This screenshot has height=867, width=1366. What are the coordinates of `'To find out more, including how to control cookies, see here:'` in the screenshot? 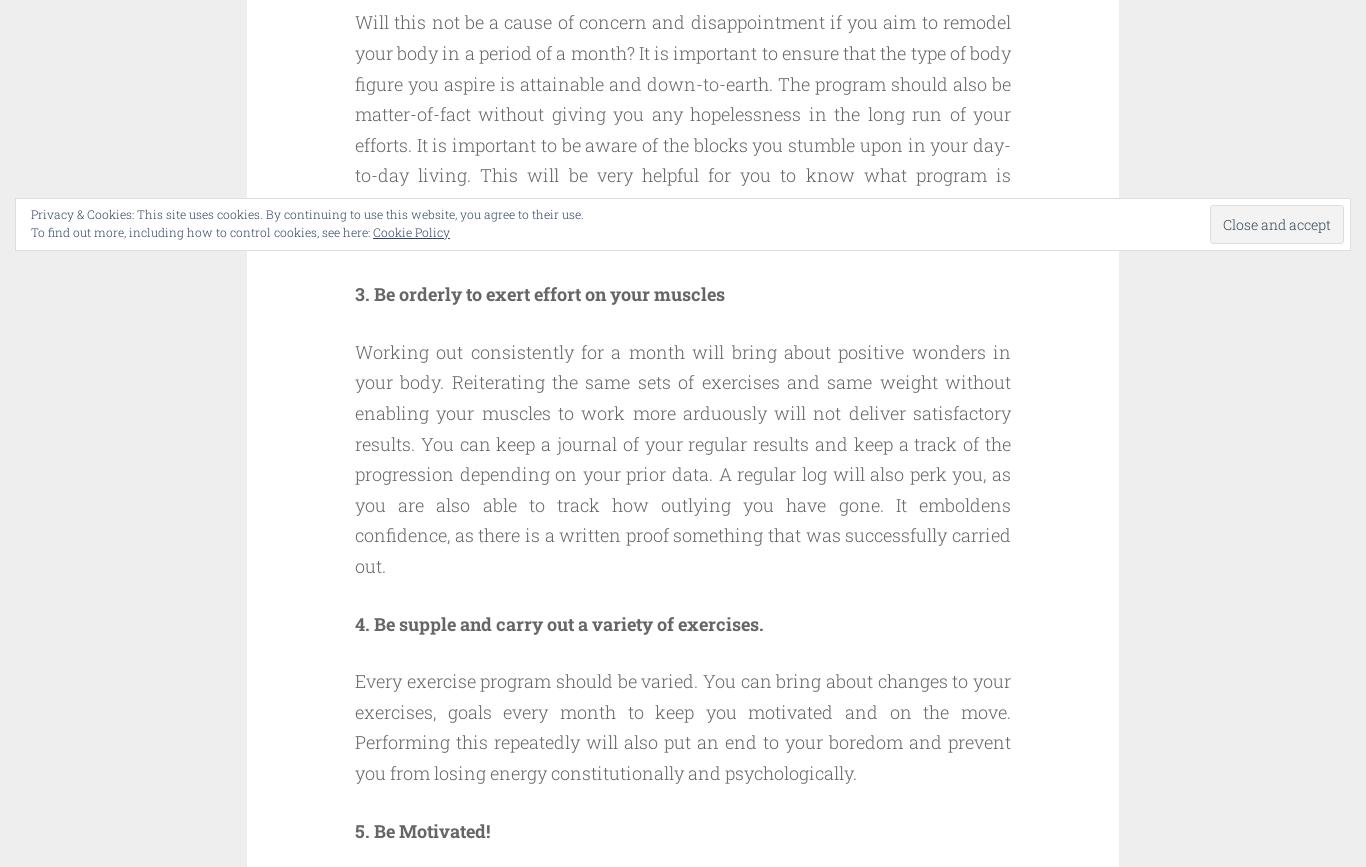 It's located at (201, 232).